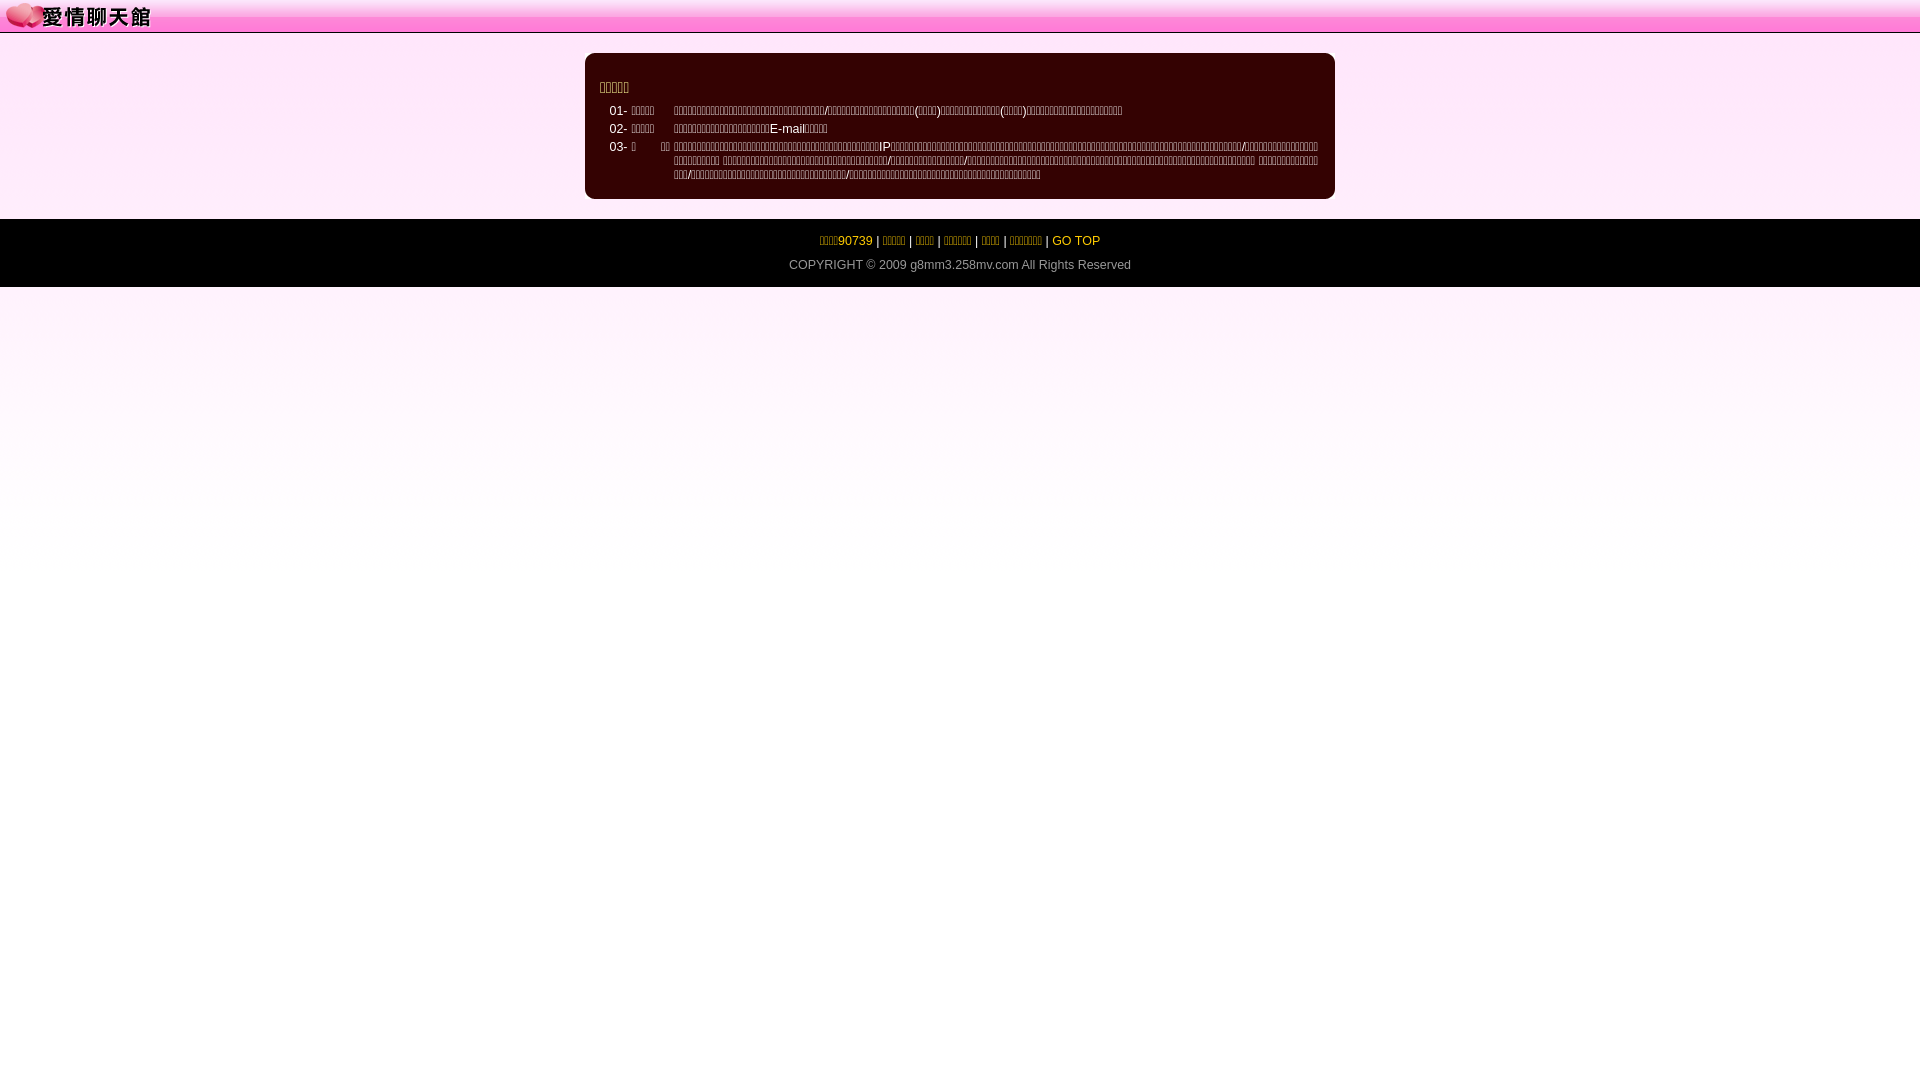 The image size is (1920, 1080). I want to click on 'g8mm3.258mv.com', so click(964, 264).